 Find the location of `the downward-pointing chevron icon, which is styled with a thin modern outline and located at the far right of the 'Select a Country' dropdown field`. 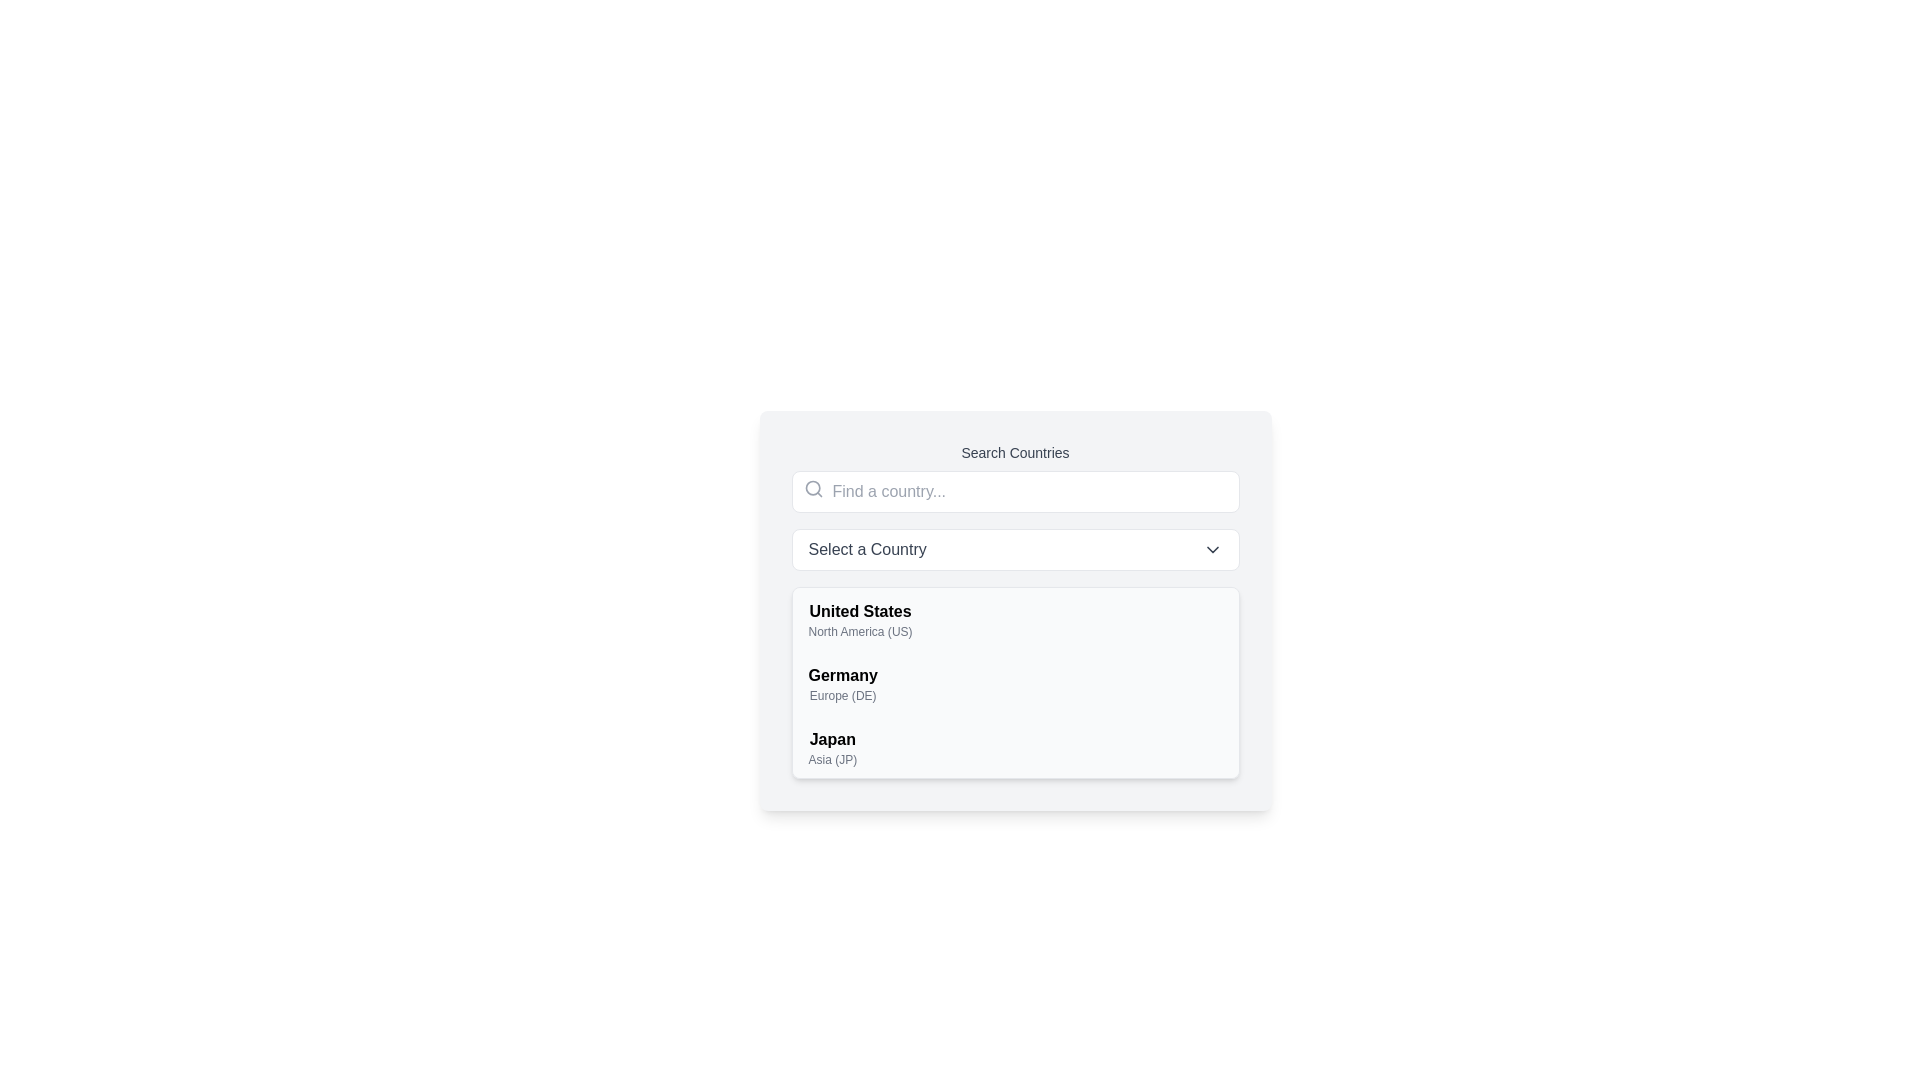

the downward-pointing chevron icon, which is styled with a thin modern outline and located at the far right of the 'Select a Country' dropdown field is located at coordinates (1211, 550).